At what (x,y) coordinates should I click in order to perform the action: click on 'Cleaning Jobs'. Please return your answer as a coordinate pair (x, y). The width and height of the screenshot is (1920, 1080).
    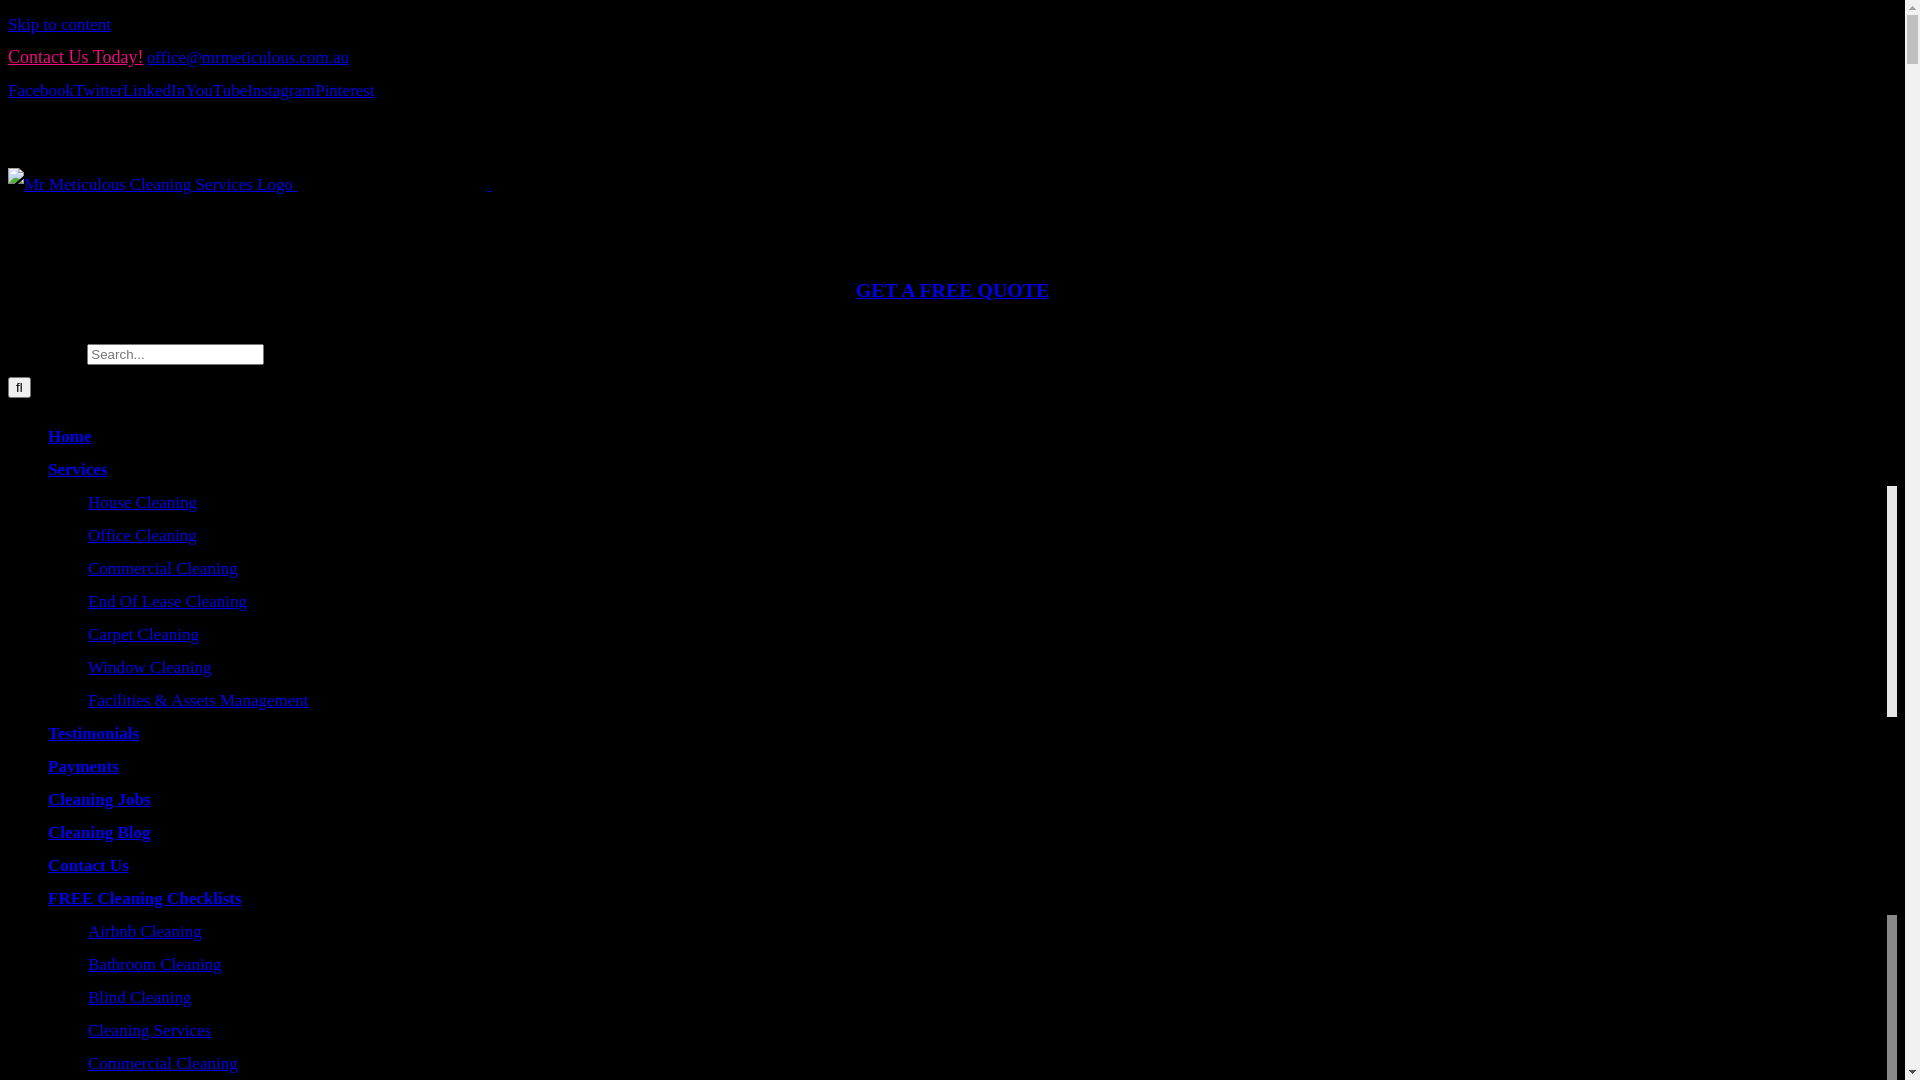
    Looking at the image, I should click on (98, 798).